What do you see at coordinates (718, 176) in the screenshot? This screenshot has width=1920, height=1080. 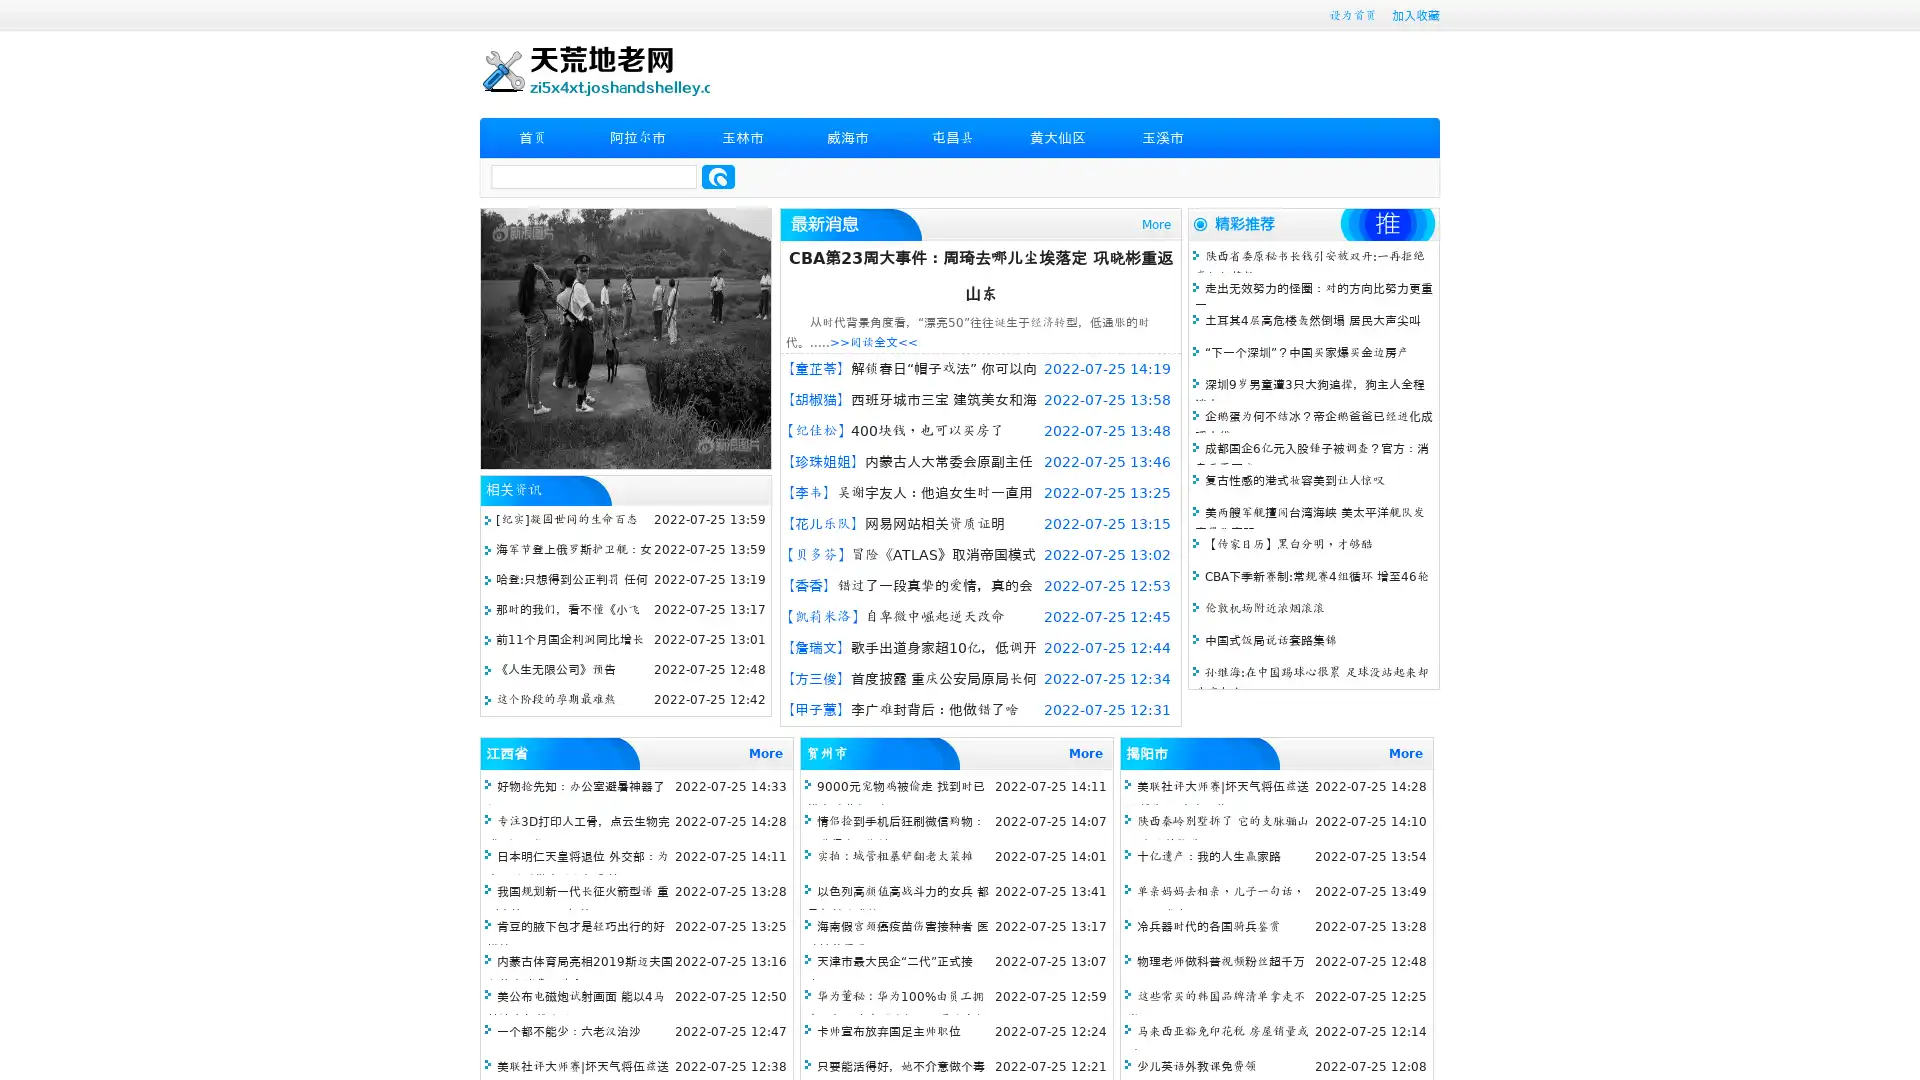 I see `Search` at bounding box center [718, 176].